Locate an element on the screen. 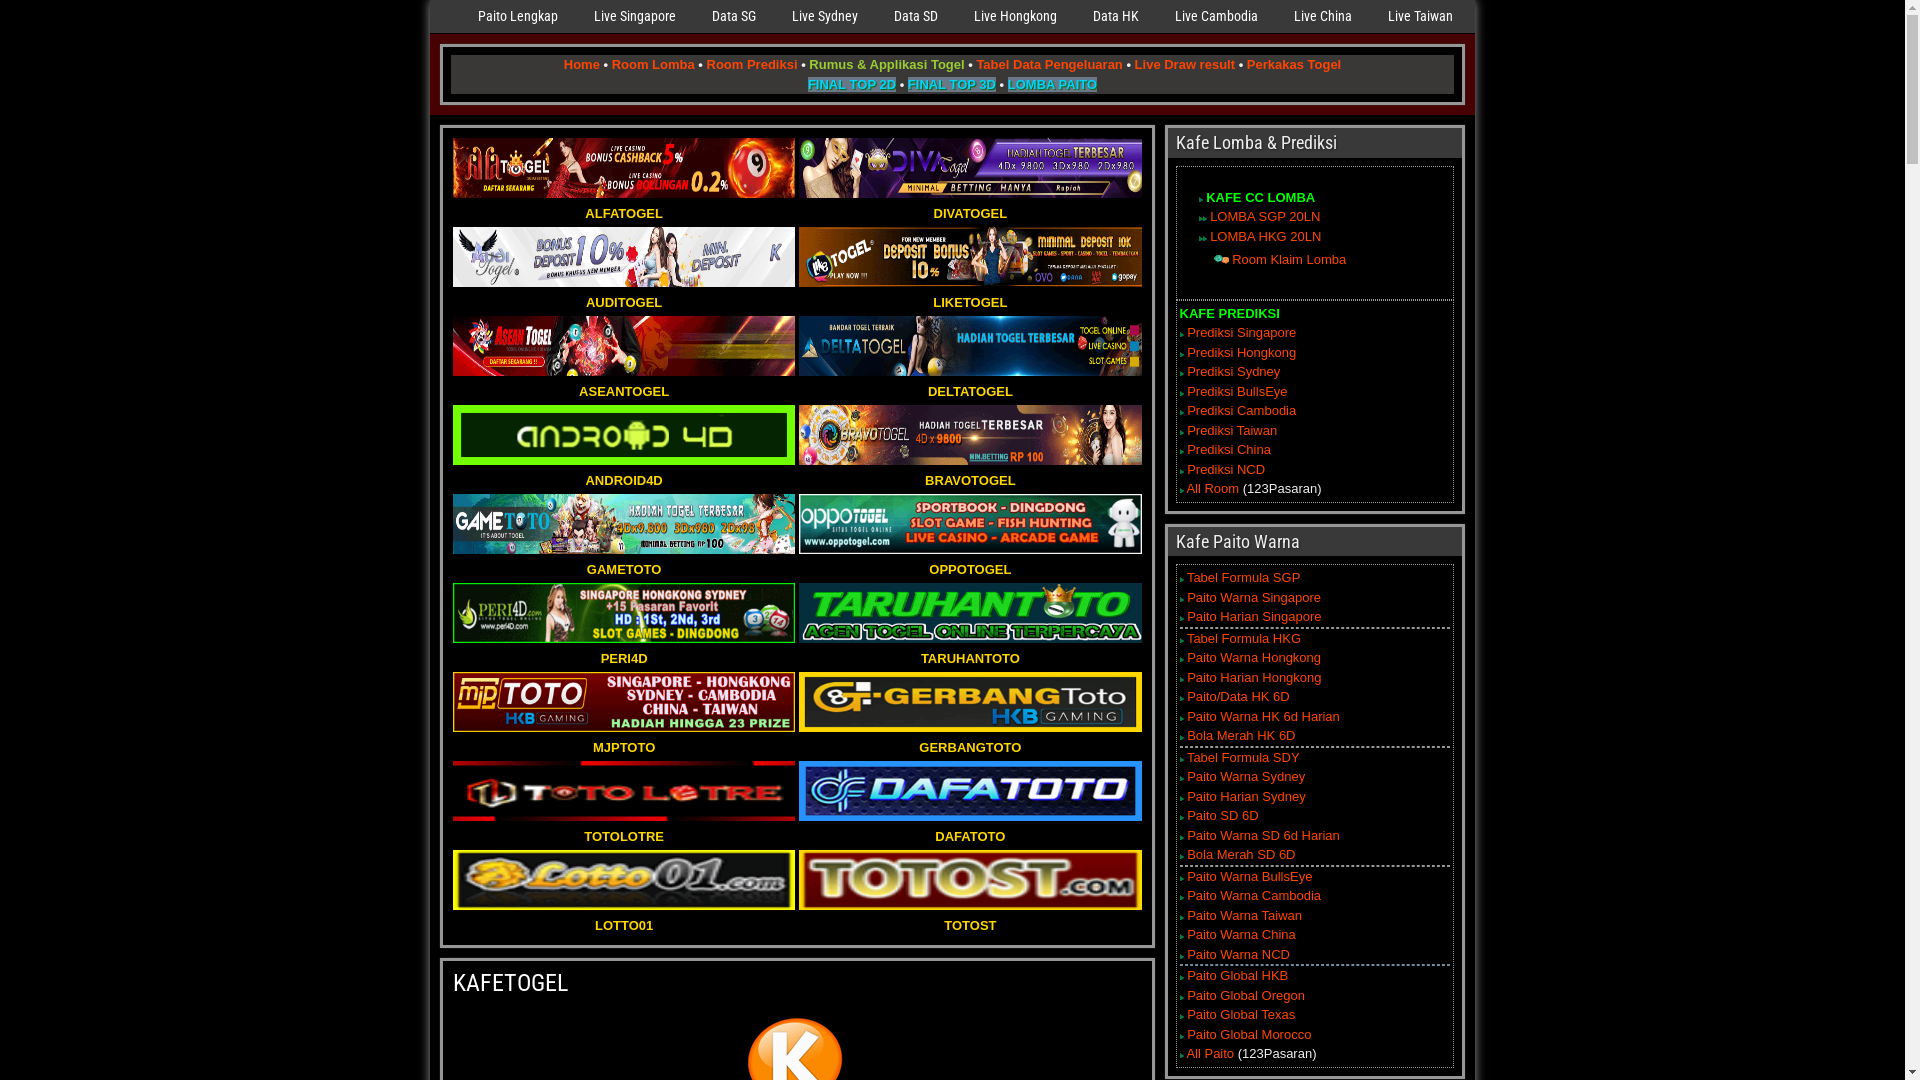 The image size is (1920, 1080). 'Tabel Formula SDY' is located at coordinates (1242, 757).